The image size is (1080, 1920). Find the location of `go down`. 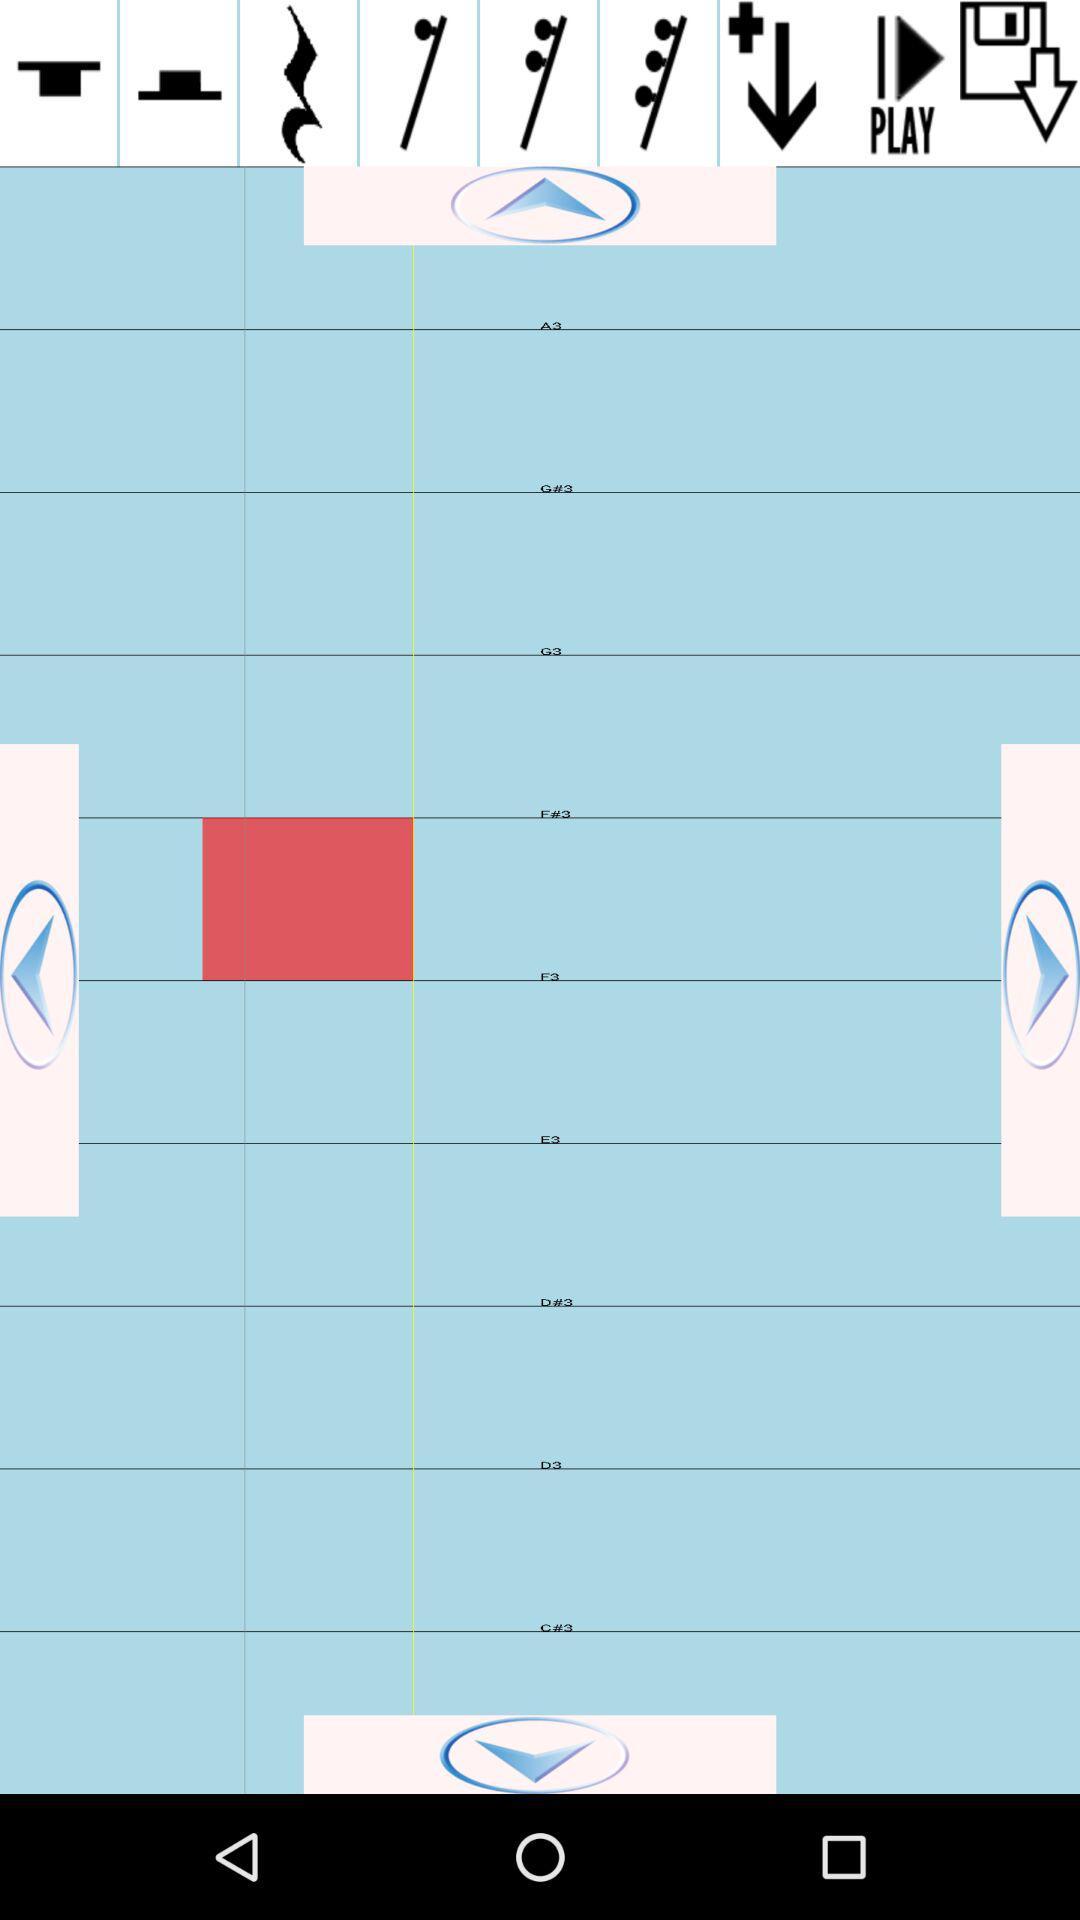

go down is located at coordinates (540, 1753).